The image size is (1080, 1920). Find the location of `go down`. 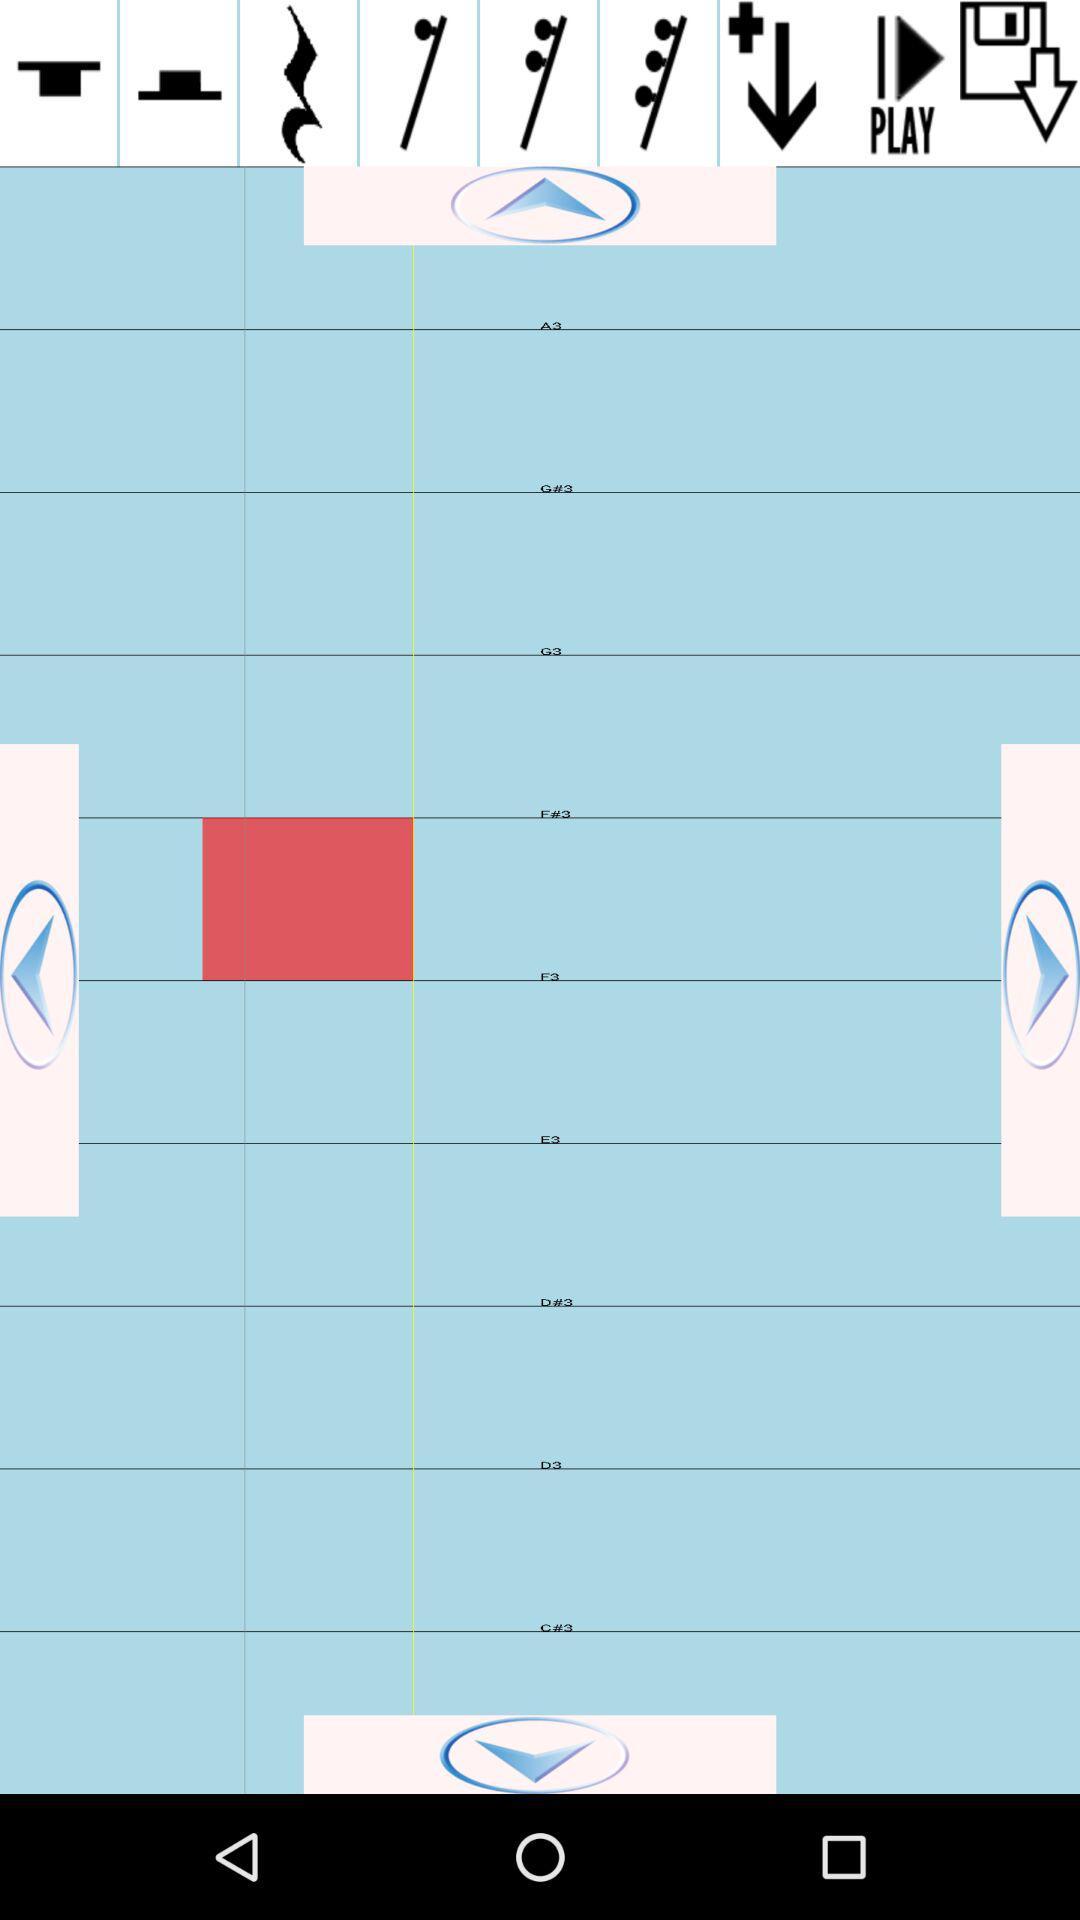

go down is located at coordinates (540, 1753).